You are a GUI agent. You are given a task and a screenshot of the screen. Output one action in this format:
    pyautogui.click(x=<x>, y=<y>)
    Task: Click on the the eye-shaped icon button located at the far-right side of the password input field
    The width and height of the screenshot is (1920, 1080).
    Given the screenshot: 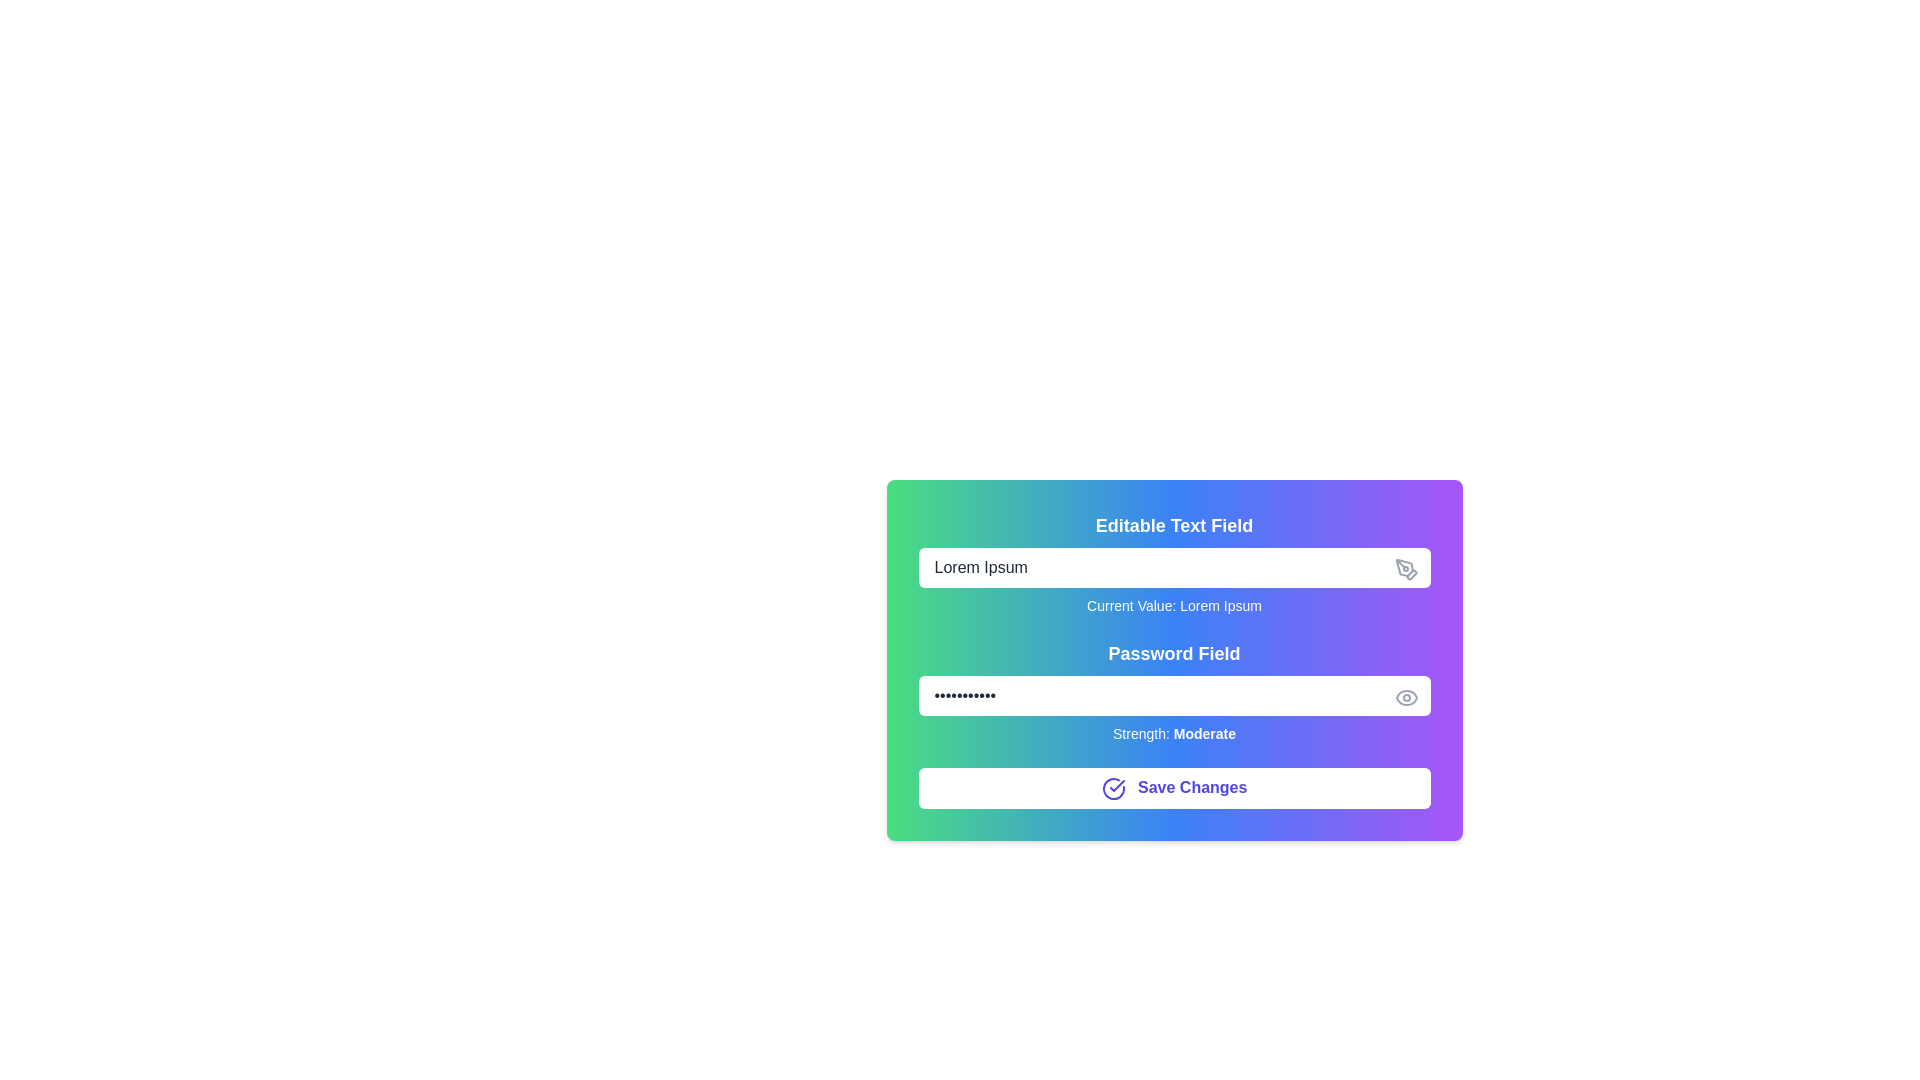 What is the action you would take?
    pyautogui.click(x=1405, y=697)
    